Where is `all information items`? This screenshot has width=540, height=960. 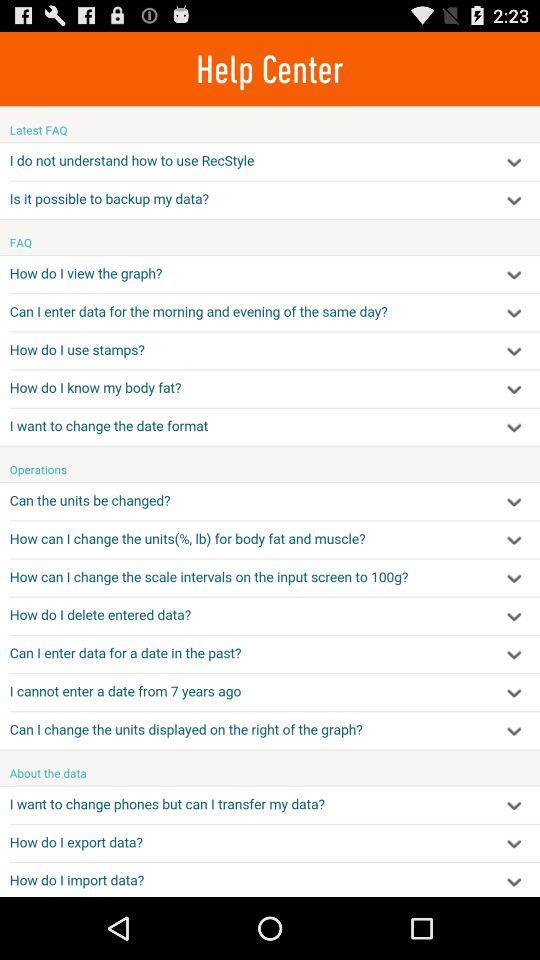 all information items is located at coordinates (270, 500).